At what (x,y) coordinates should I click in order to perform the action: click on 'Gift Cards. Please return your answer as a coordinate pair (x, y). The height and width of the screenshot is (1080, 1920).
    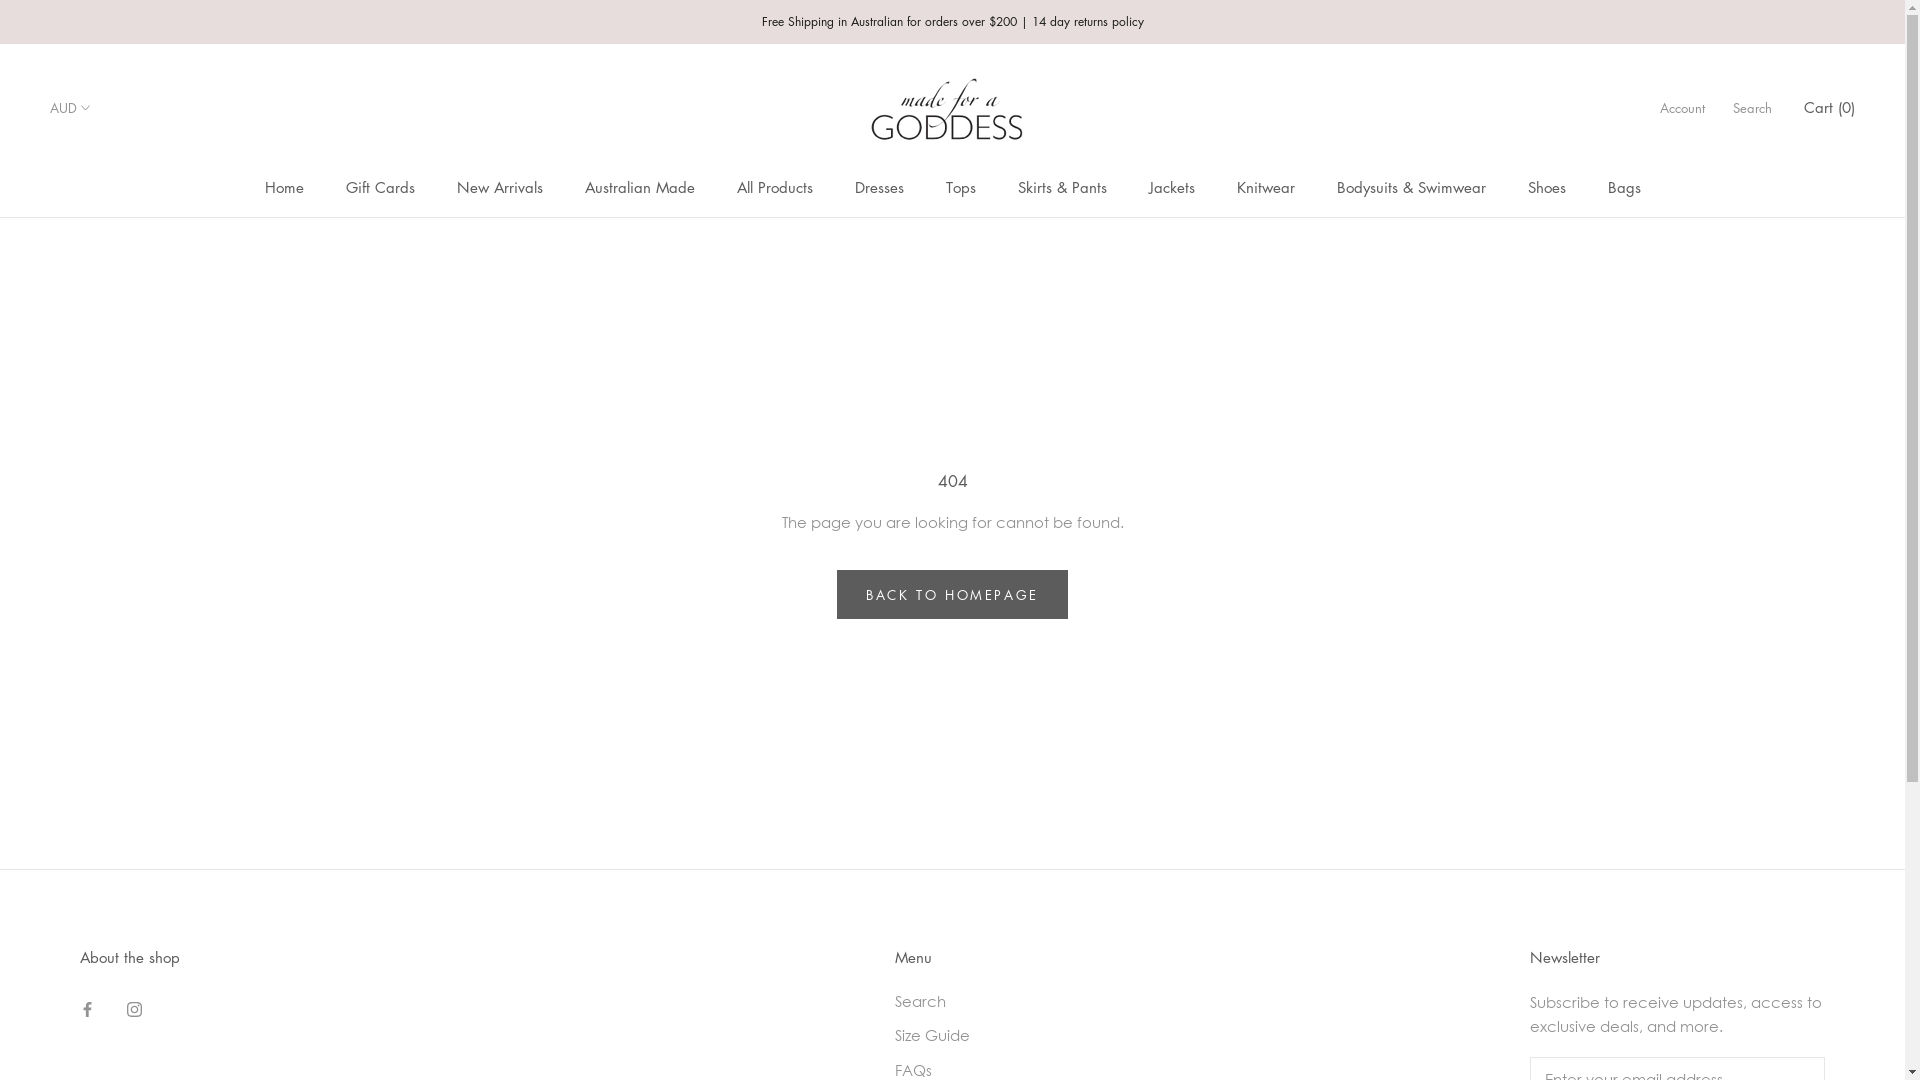
    Looking at the image, I should click on (380, 186).